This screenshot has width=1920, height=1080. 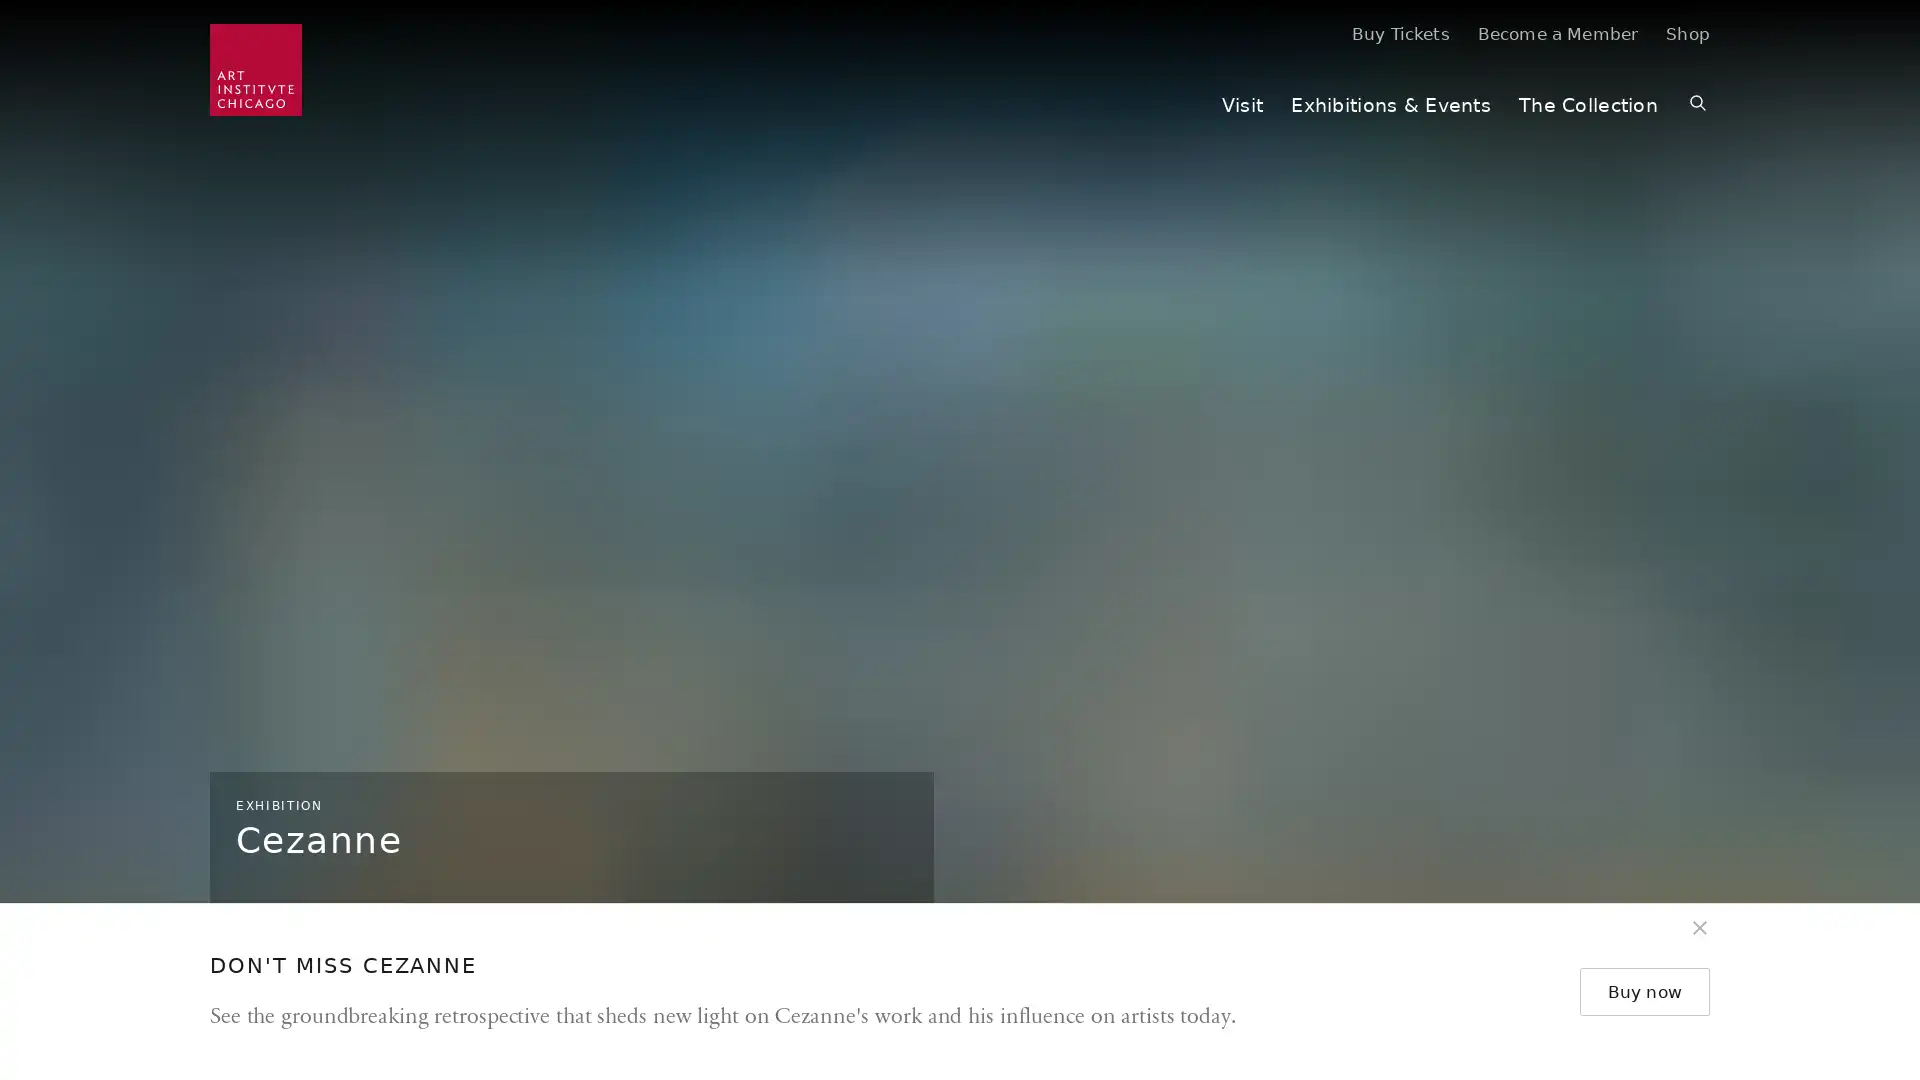 What do you see at coordinates (1650, 991) in the screenshot?
I see `Buy now` at bounding box center [1650, 991].